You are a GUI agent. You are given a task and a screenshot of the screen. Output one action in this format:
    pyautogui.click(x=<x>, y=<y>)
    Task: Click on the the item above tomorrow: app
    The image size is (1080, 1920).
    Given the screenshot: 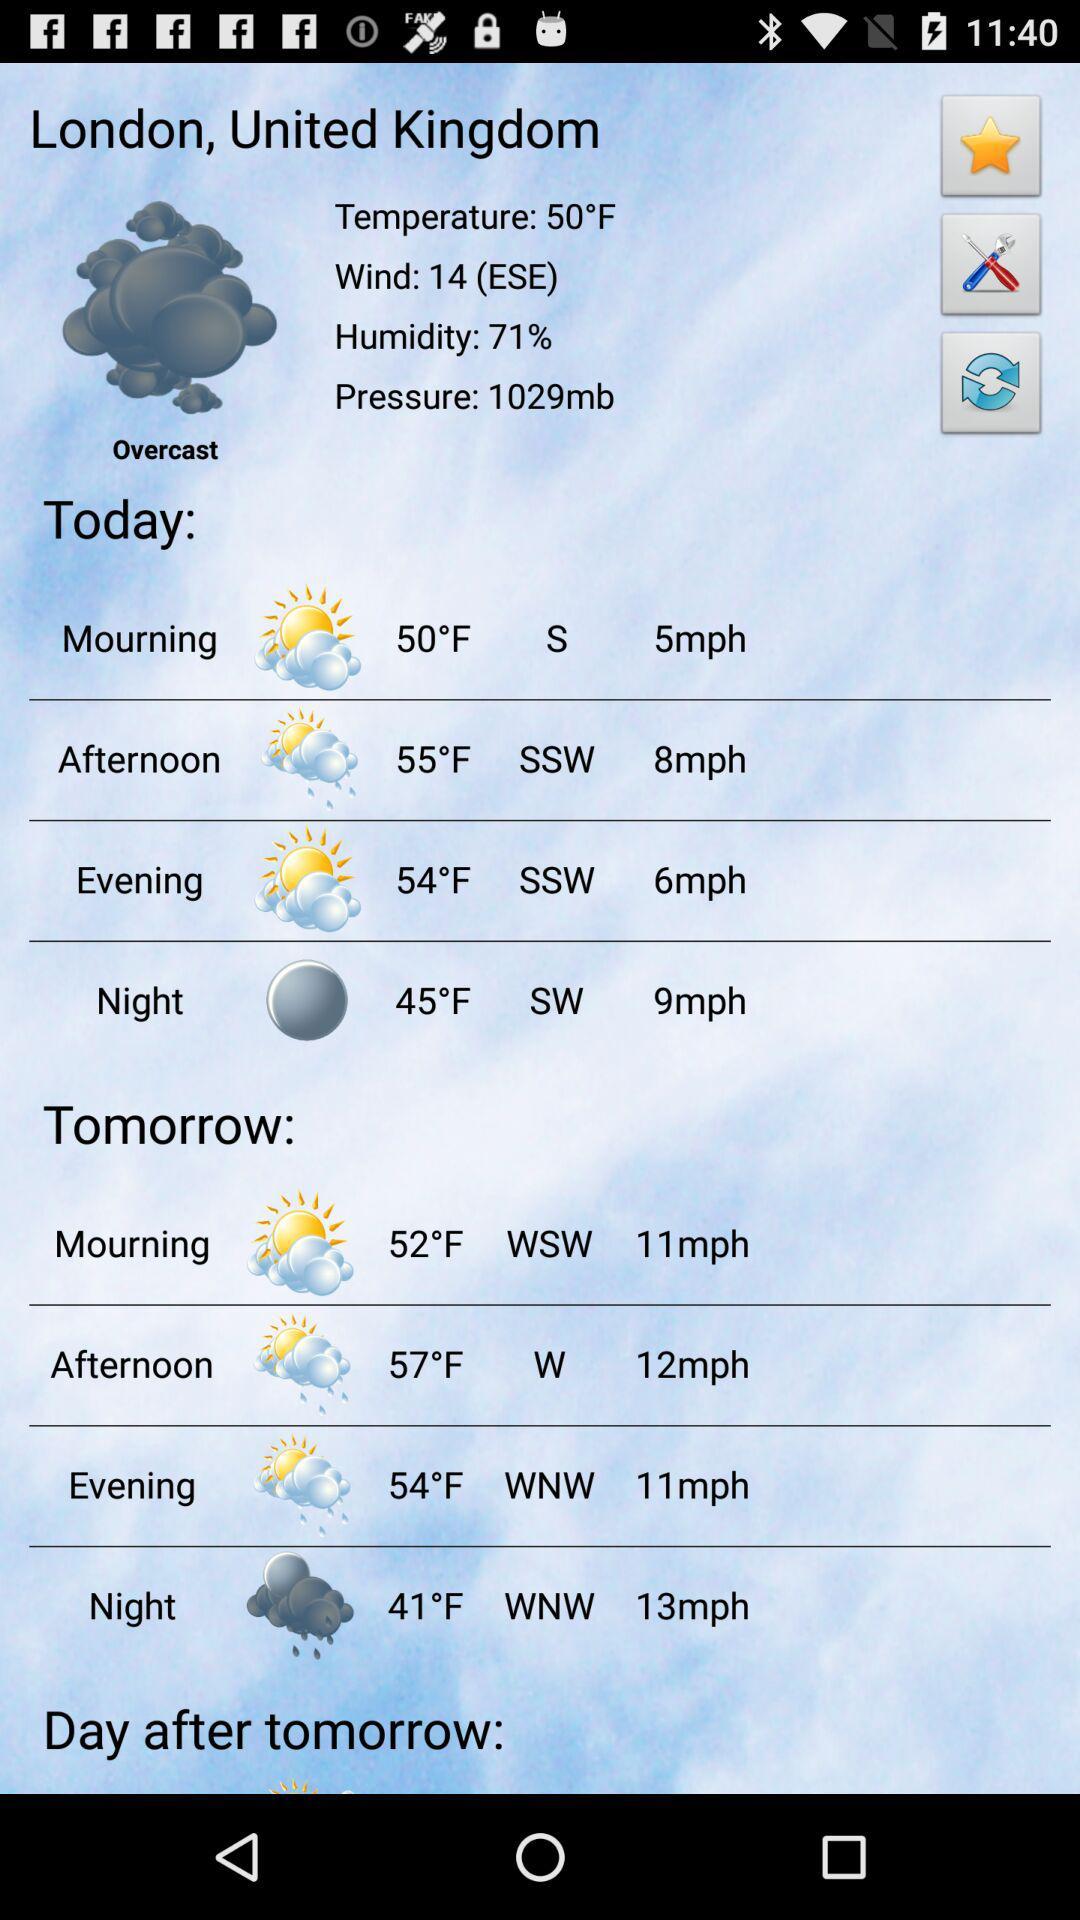 What is the action you would take?
    pyautogui.click(x=556, y=999)
    